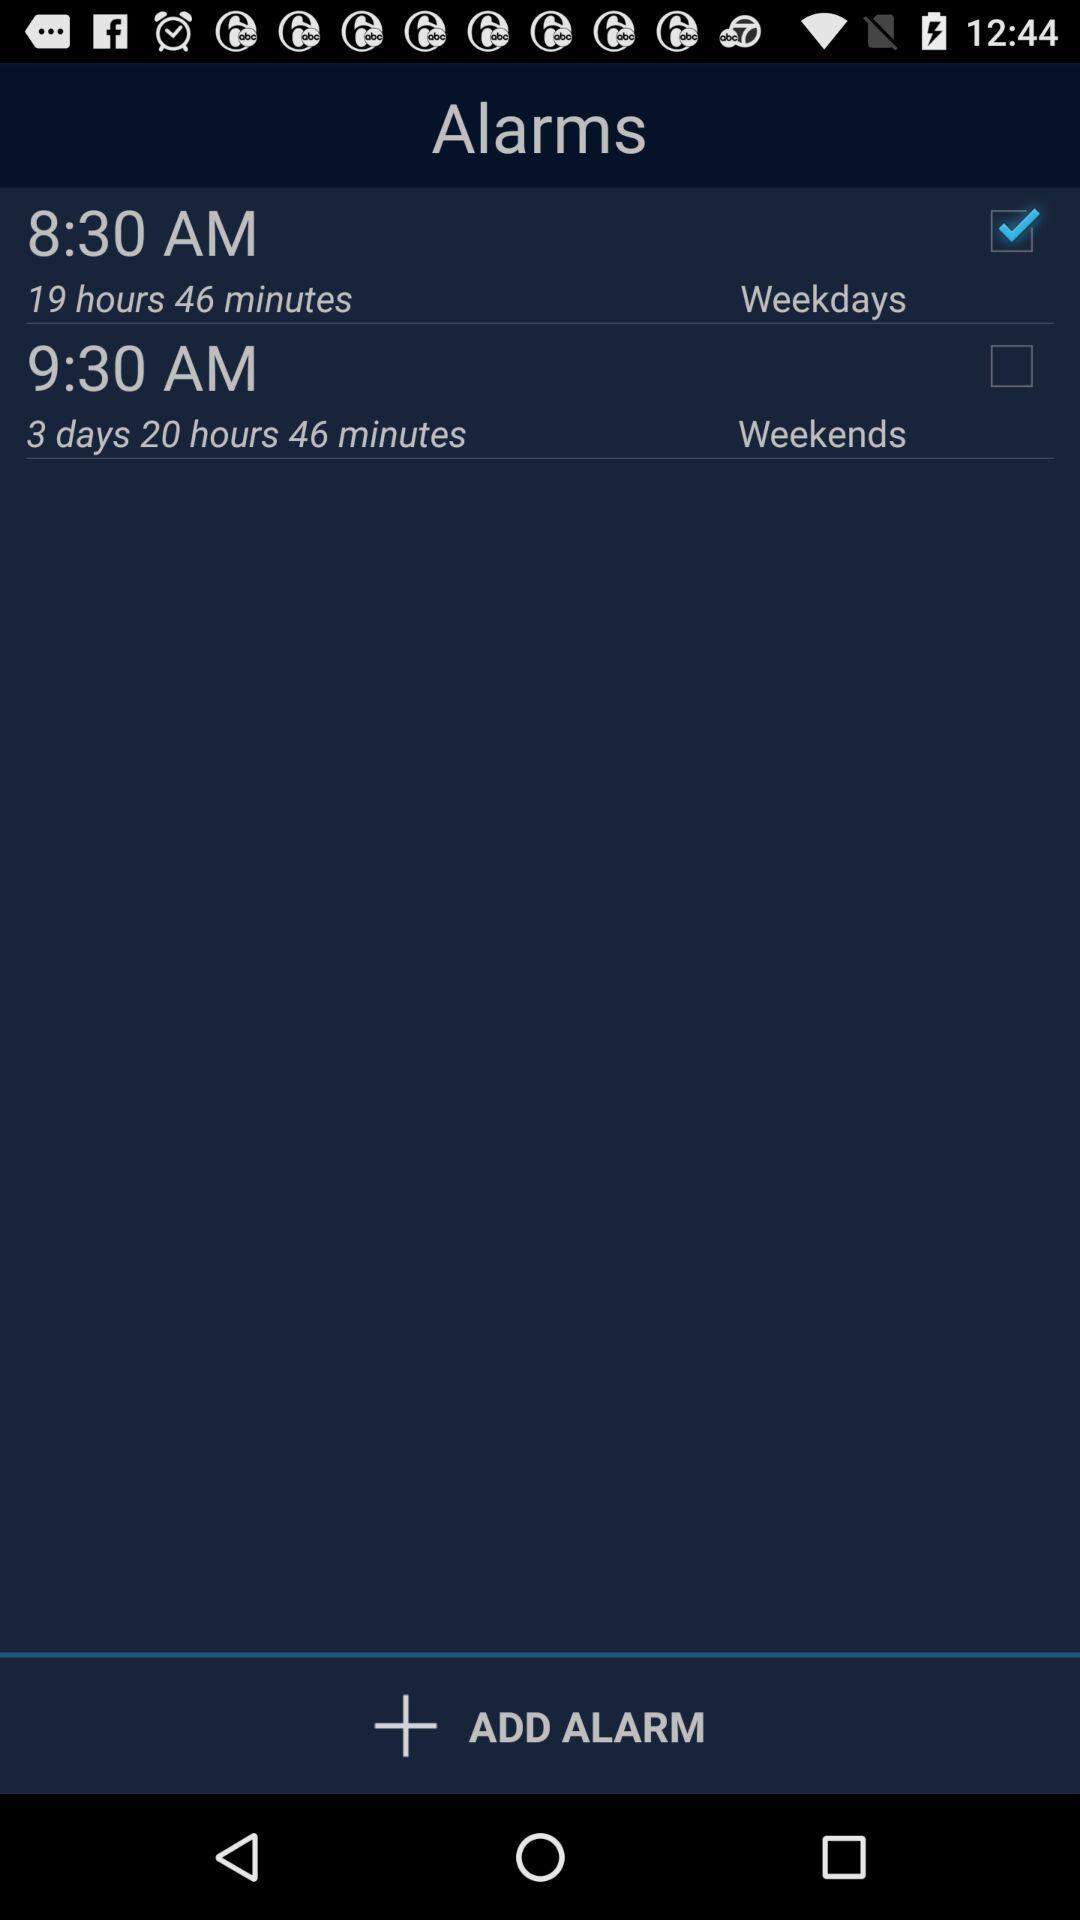  Describe the element at coordinates (822, 431) in the screenshot. I see `the app to the right of 3 days 20 icon` at that location.